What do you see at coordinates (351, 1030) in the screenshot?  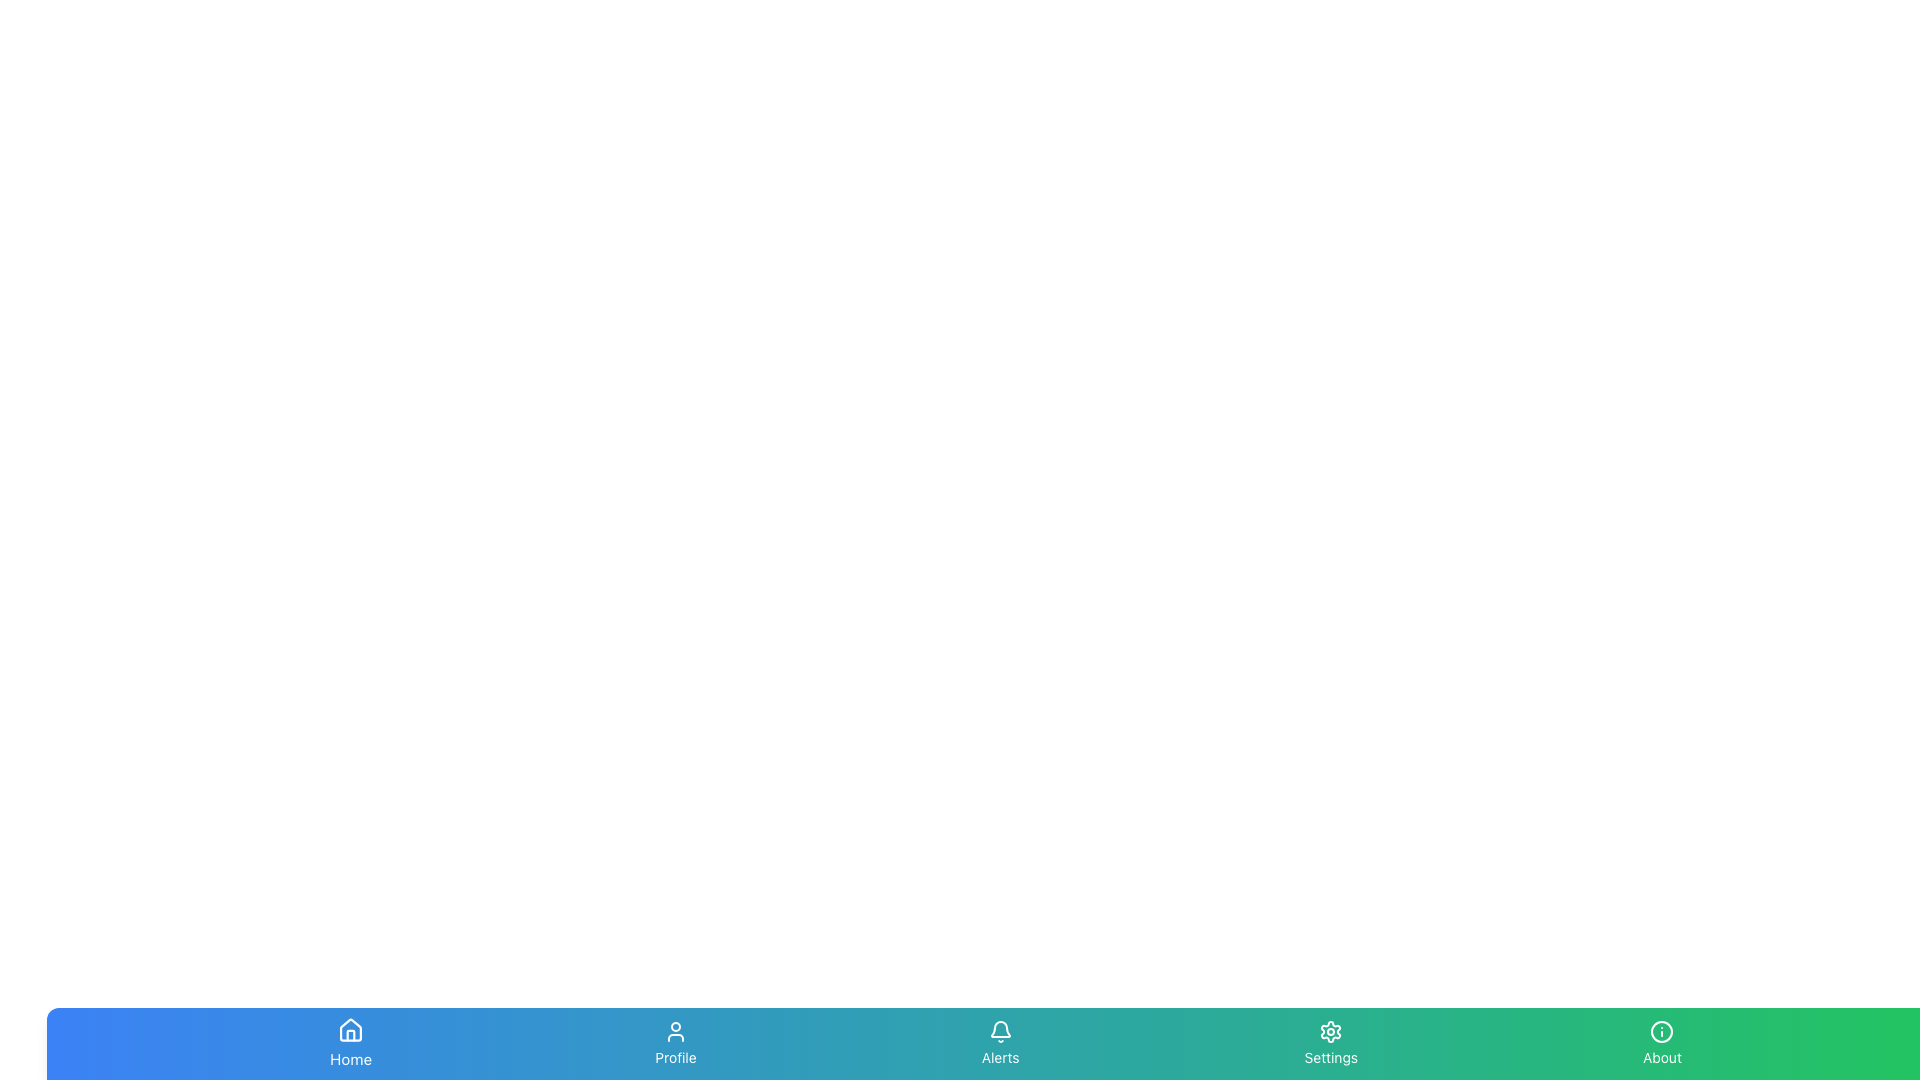 I see `the 'Home' icon in the bottom navigation bar` at bounding box center [351, 1030].